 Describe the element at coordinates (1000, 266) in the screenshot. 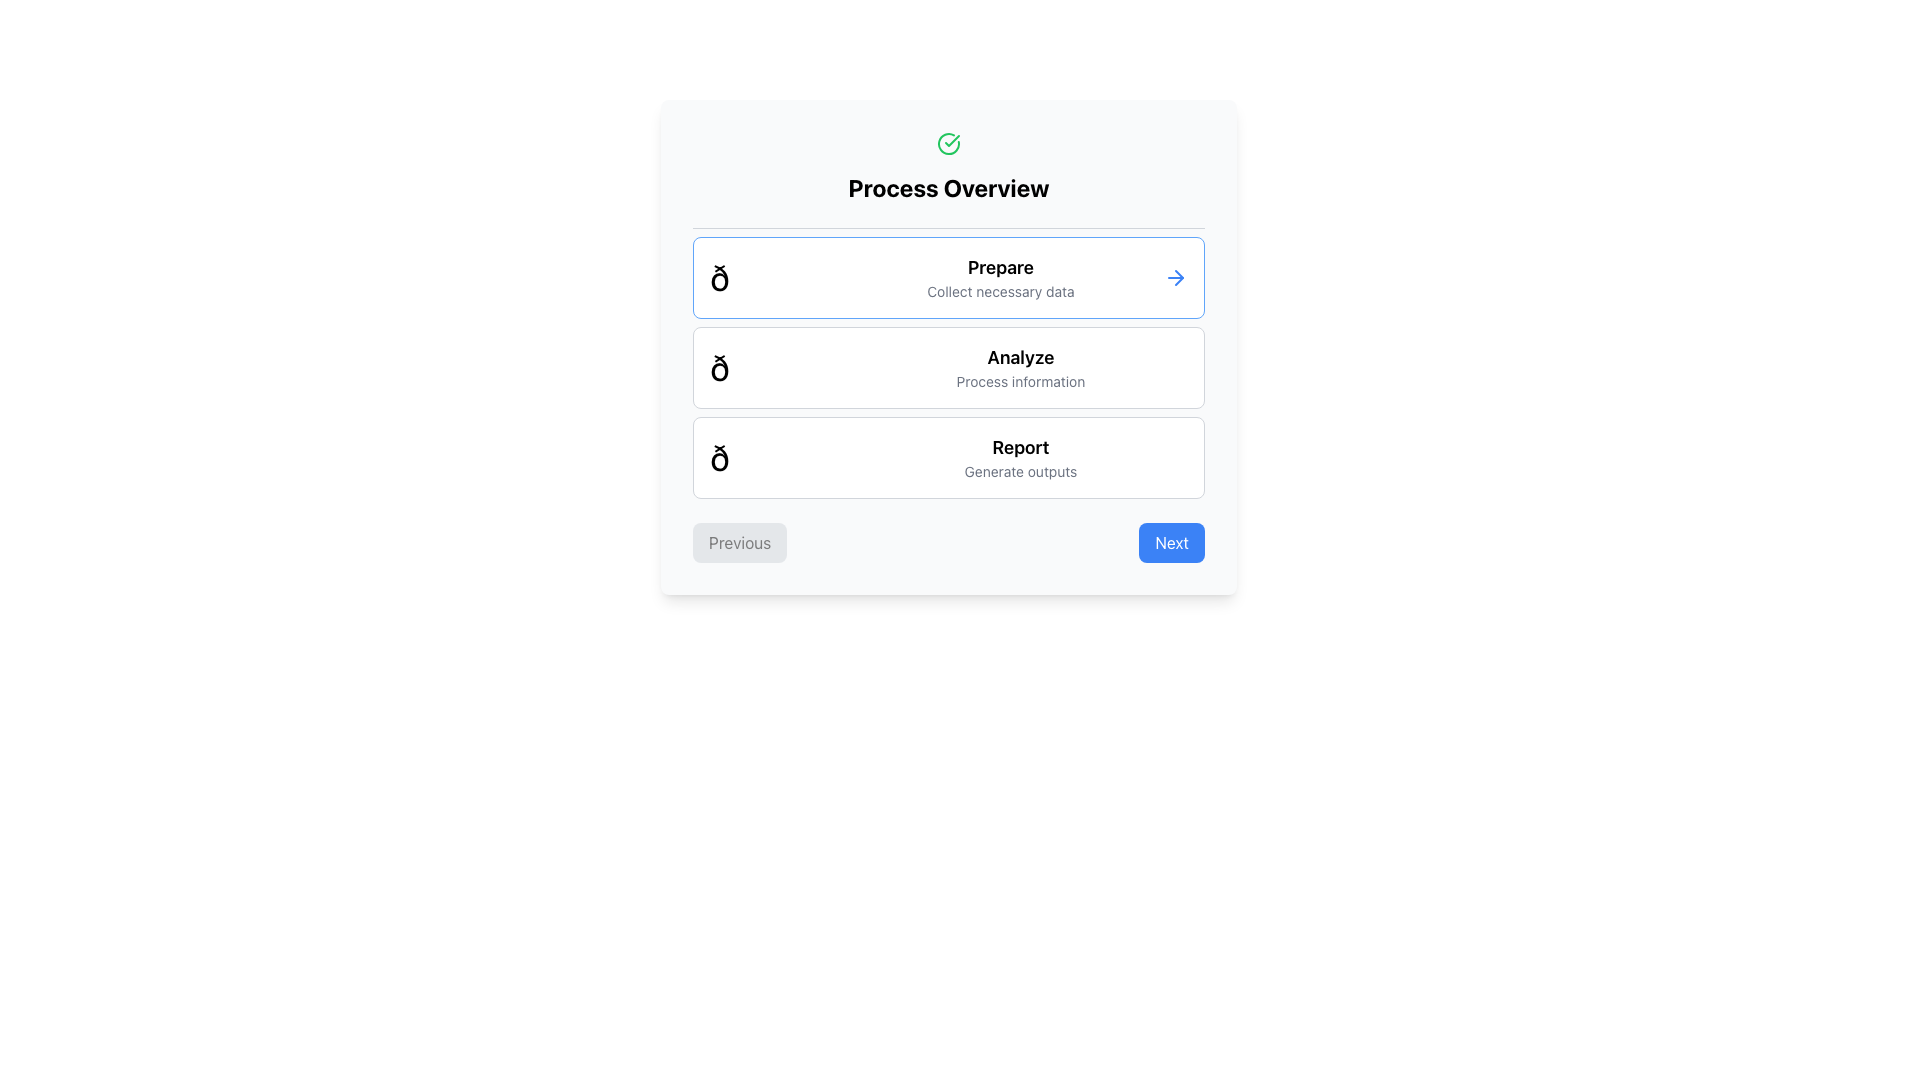

I see `the text label 'Prepare', which is a bold and prominent heading located at the top section of the layout` at that location.